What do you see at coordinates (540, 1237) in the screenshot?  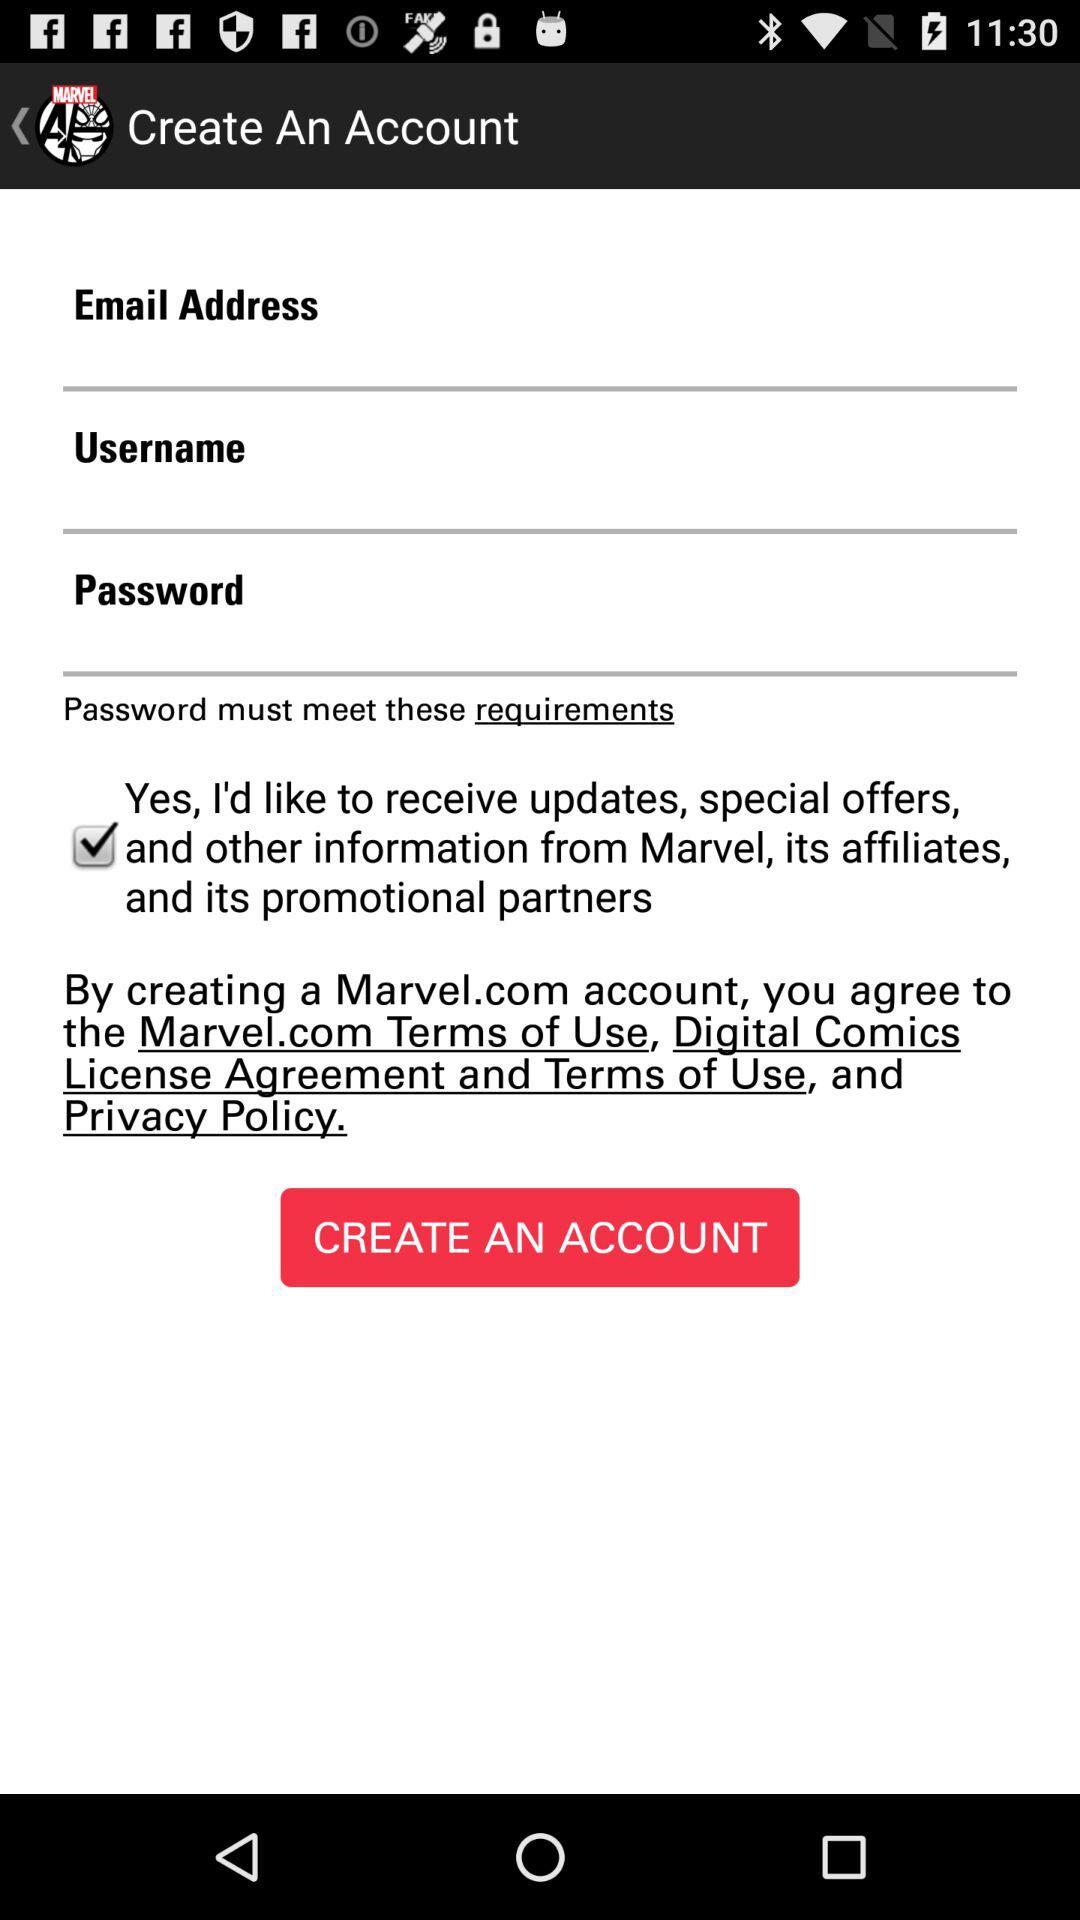 I see `create an account` at bounding box center [540, 1237].